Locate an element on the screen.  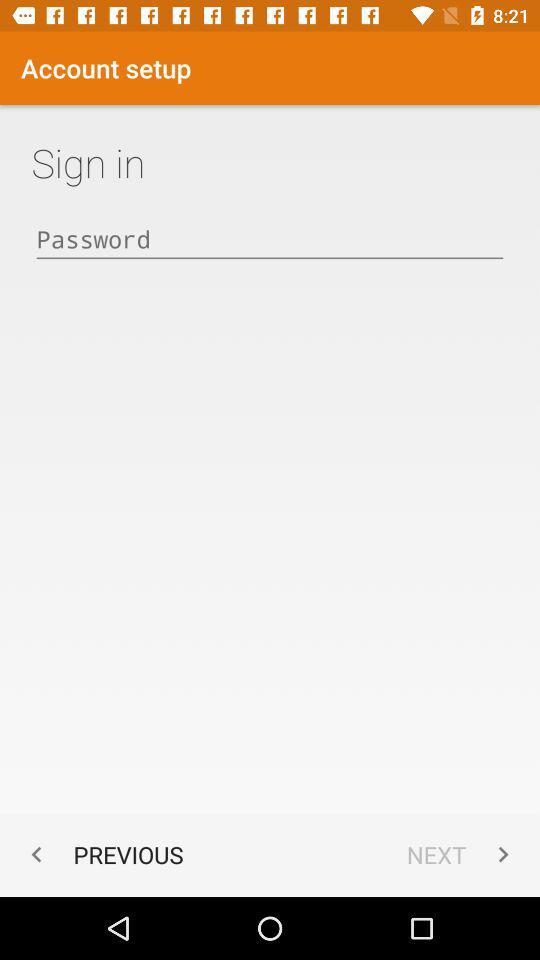
icon at the bottom left corner is located at coordinates (102, 853).